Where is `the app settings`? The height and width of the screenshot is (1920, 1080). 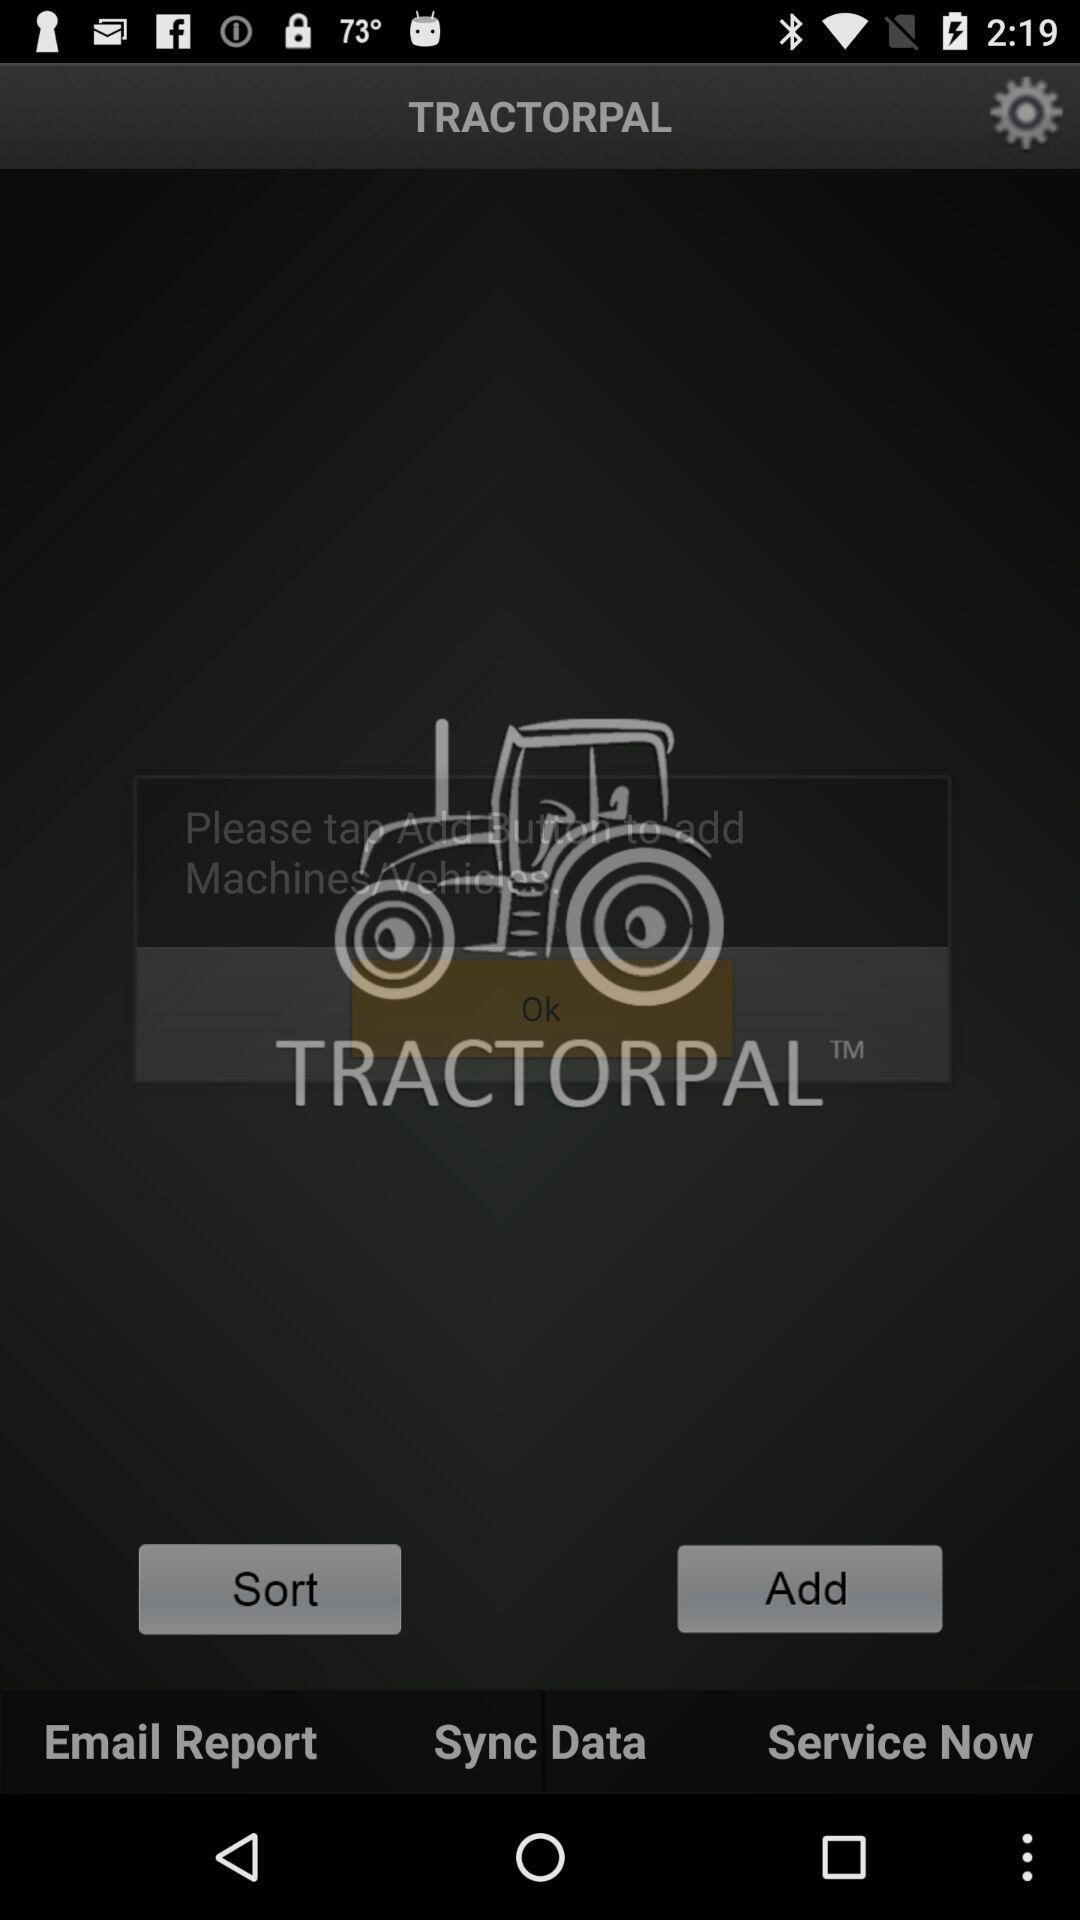 the app settings is located at coordinates (1027, 114).